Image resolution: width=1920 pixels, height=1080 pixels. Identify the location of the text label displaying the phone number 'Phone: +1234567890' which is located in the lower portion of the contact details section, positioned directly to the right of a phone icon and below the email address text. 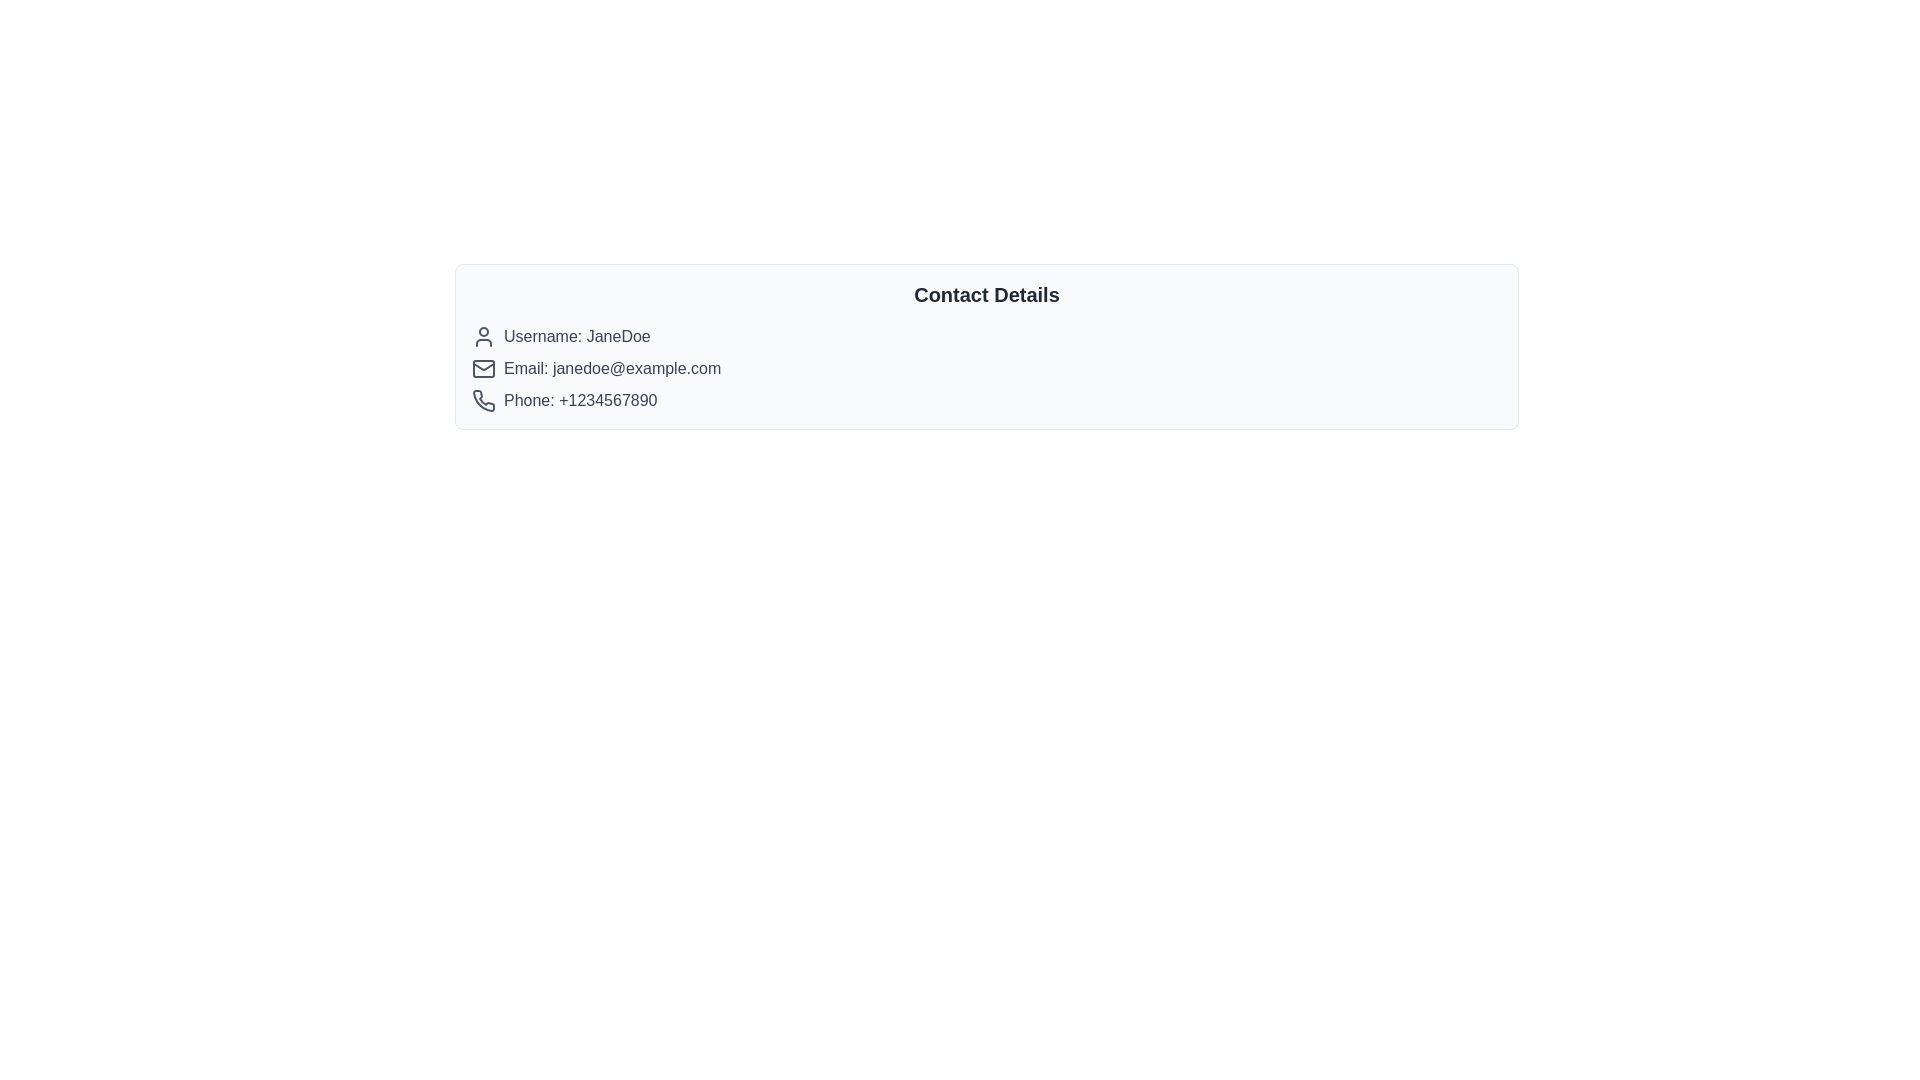
(579, 401).